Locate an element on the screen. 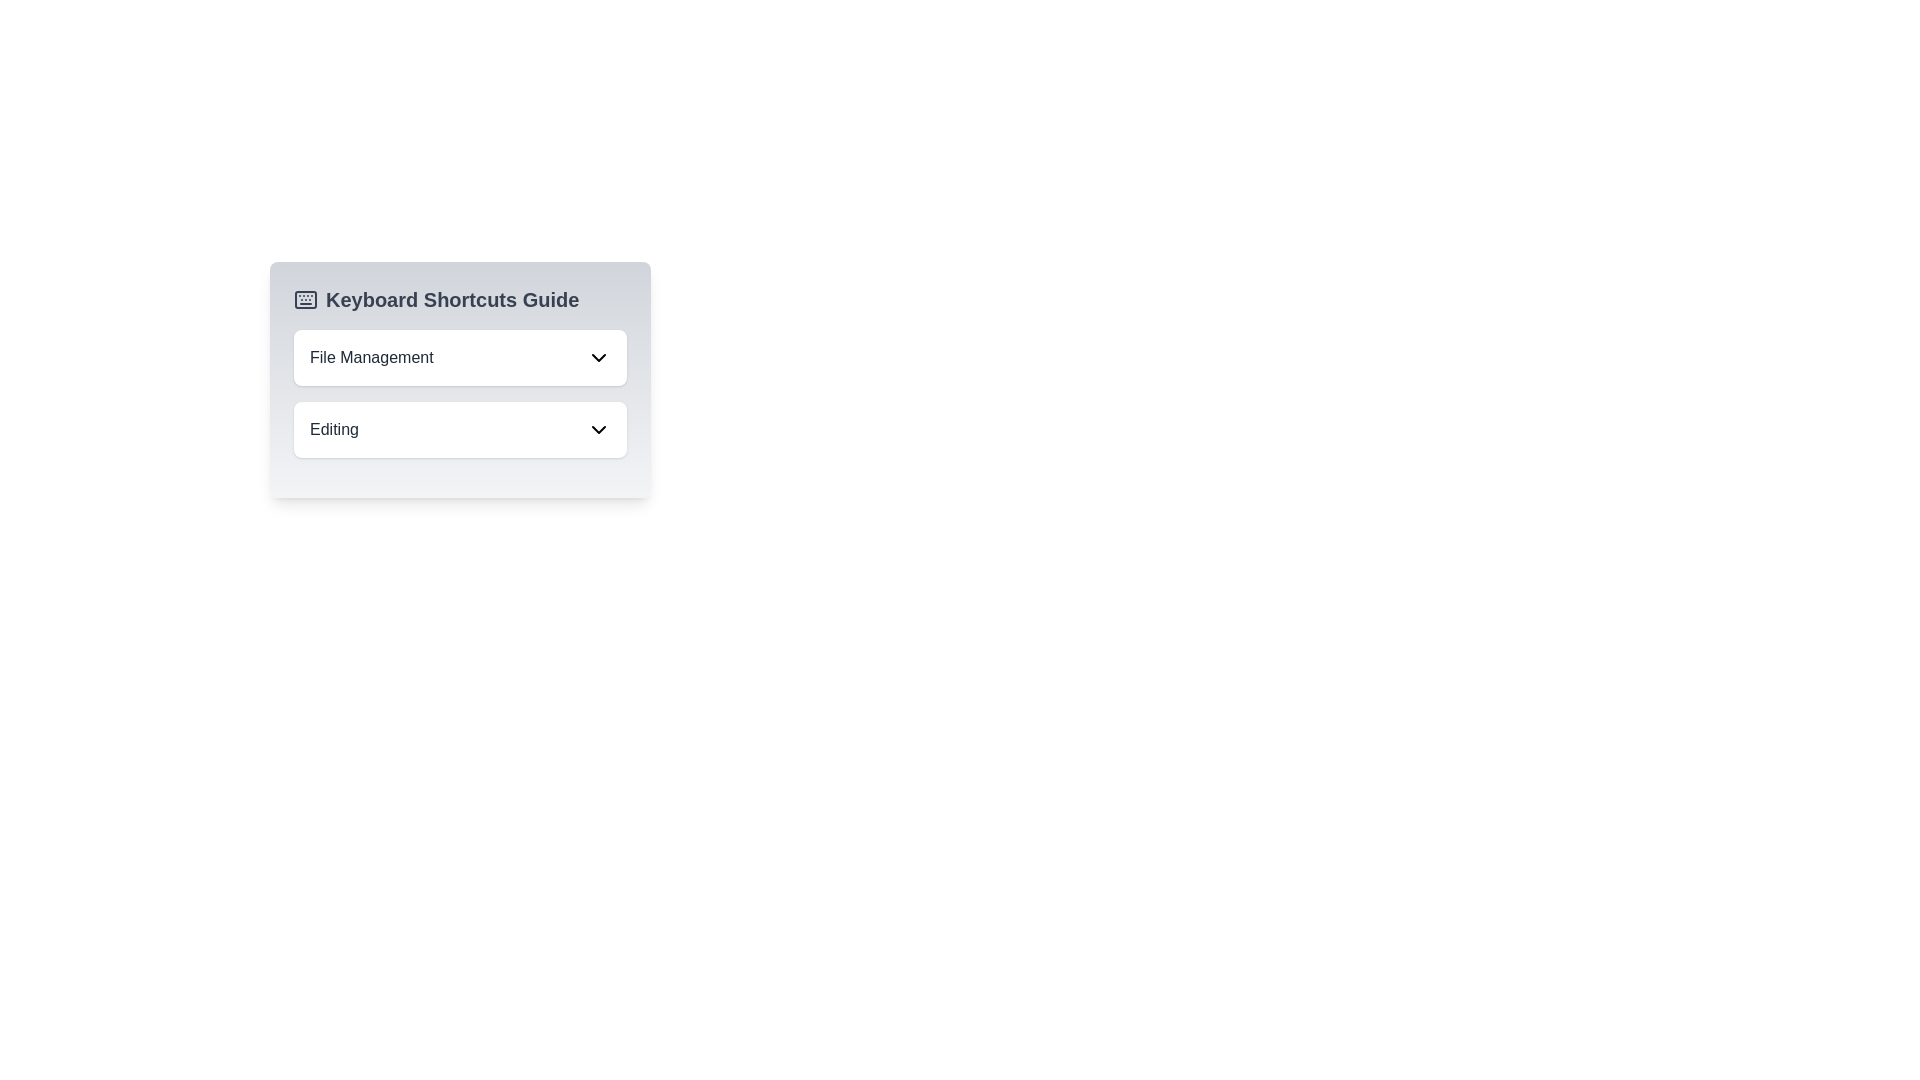  the downward-facing chevron arrow icon located to the right of the 'Editing' text is located at coordinates (598, 428).